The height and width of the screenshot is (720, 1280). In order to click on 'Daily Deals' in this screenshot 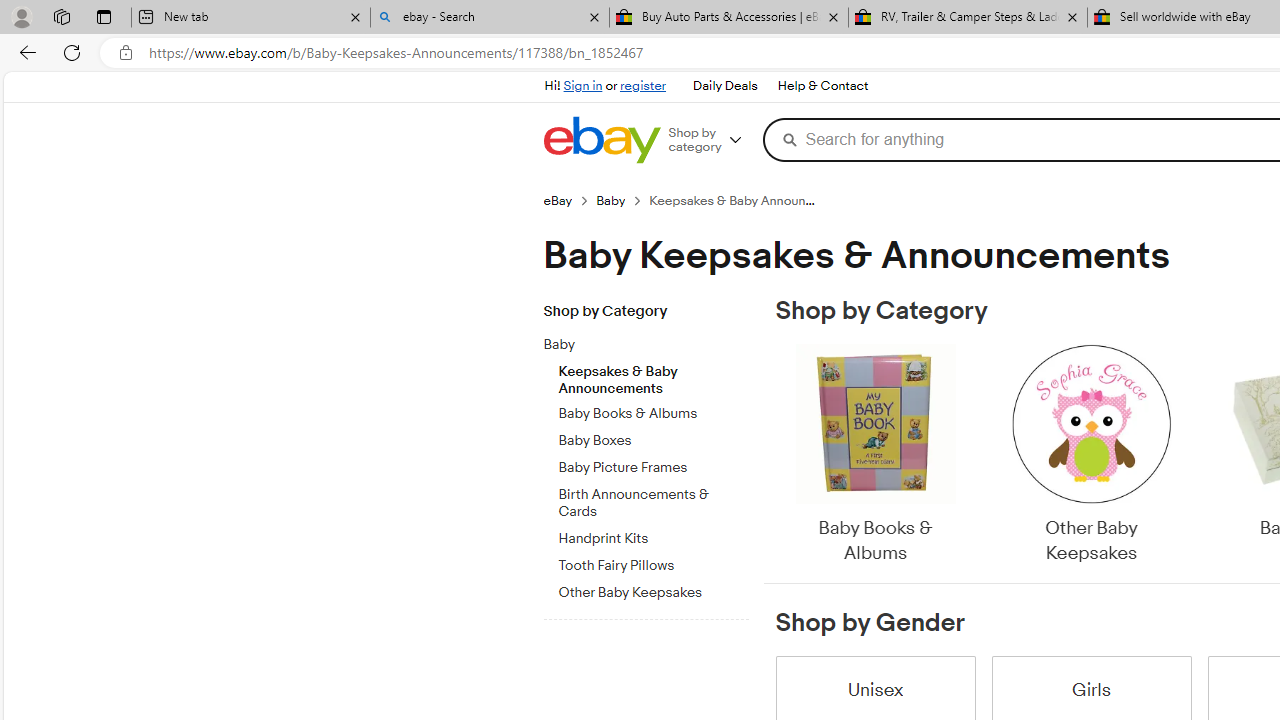, I will do `click(724, 86)`.